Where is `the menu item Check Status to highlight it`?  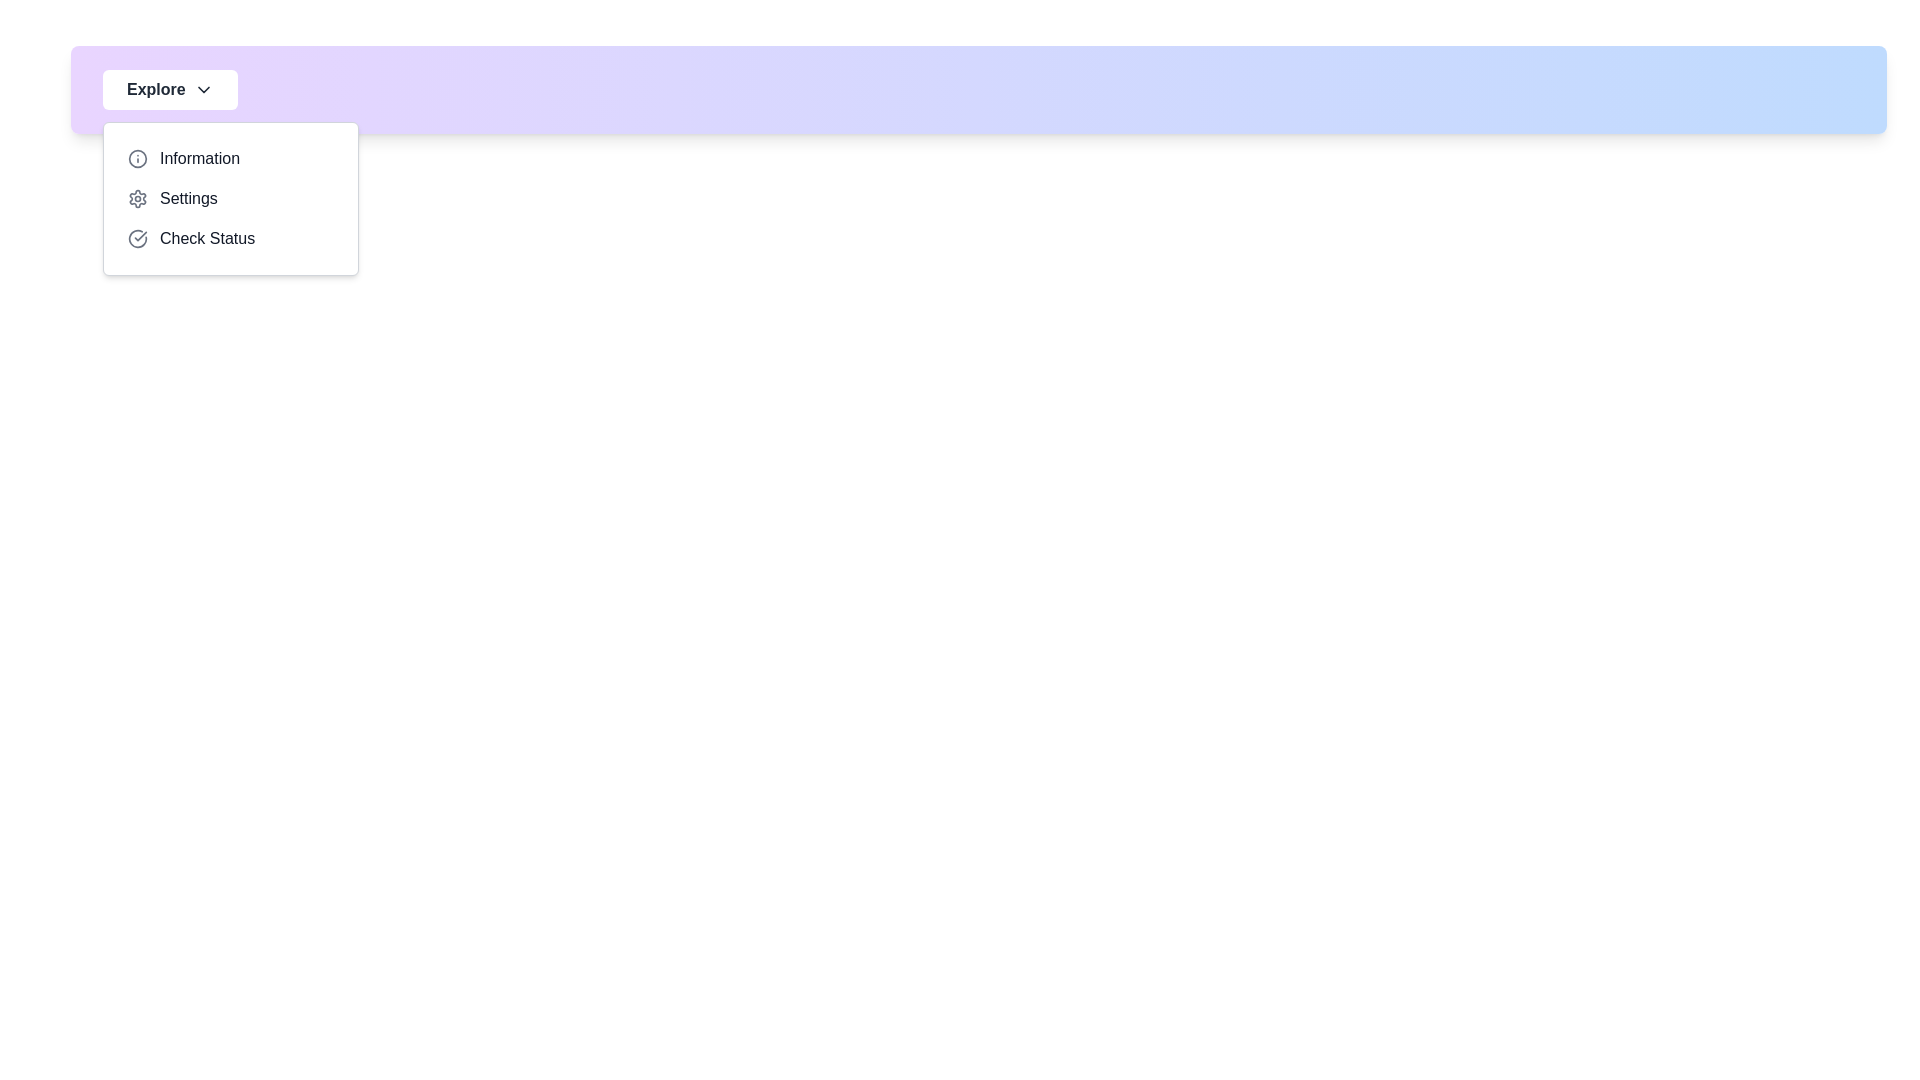 the menu item Check Status to highlight it is located at coordinates (230, 238).